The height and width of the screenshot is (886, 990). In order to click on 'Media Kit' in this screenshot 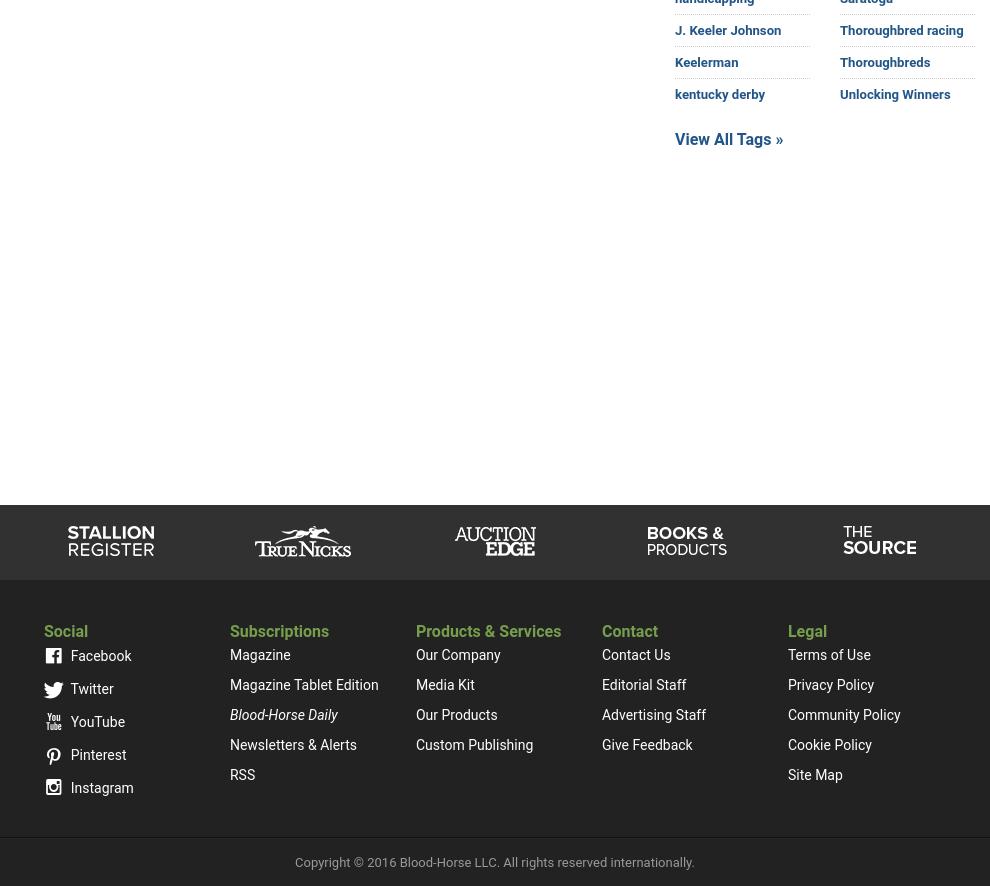, I will do `click(414, 683)`.